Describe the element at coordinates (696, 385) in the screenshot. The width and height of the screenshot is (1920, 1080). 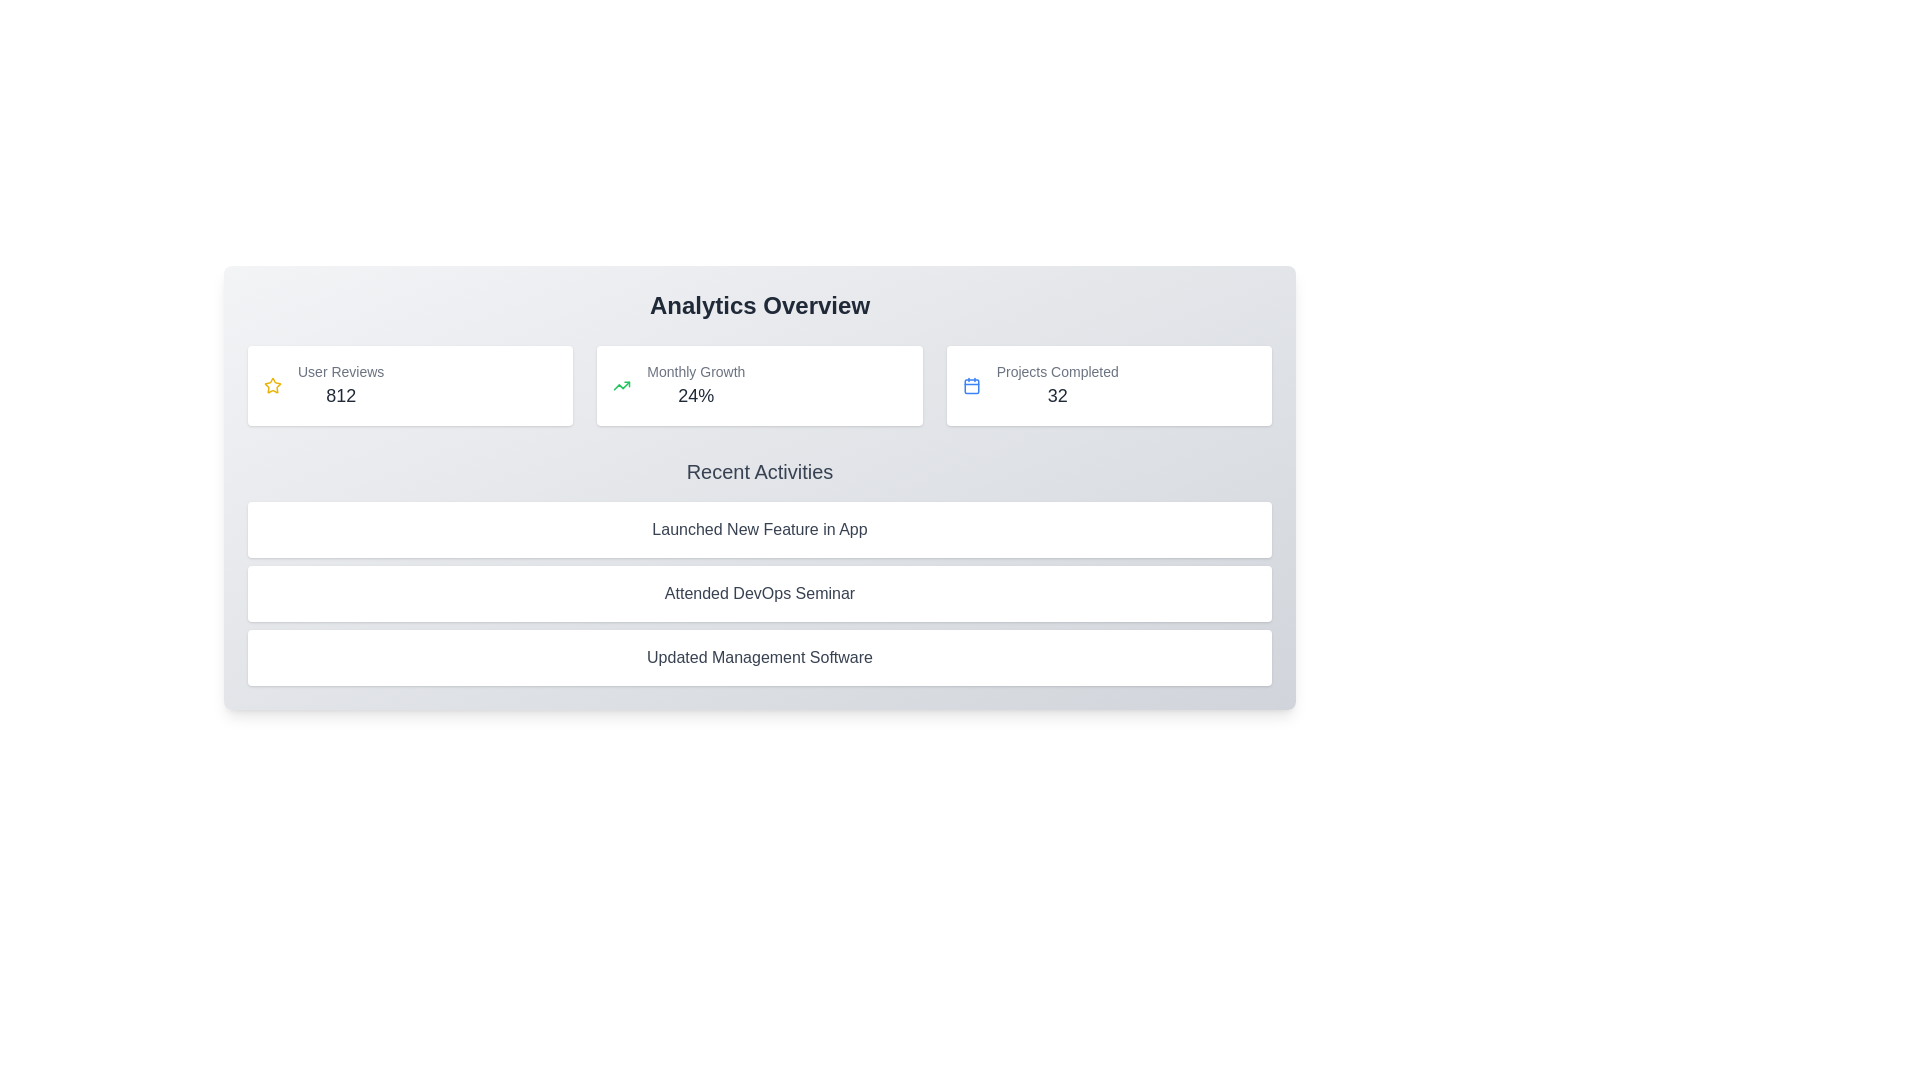
I see `the static text element displaying 'Monthly Growth' and '24%' within the second card of the top row in the dashboard` at that location.